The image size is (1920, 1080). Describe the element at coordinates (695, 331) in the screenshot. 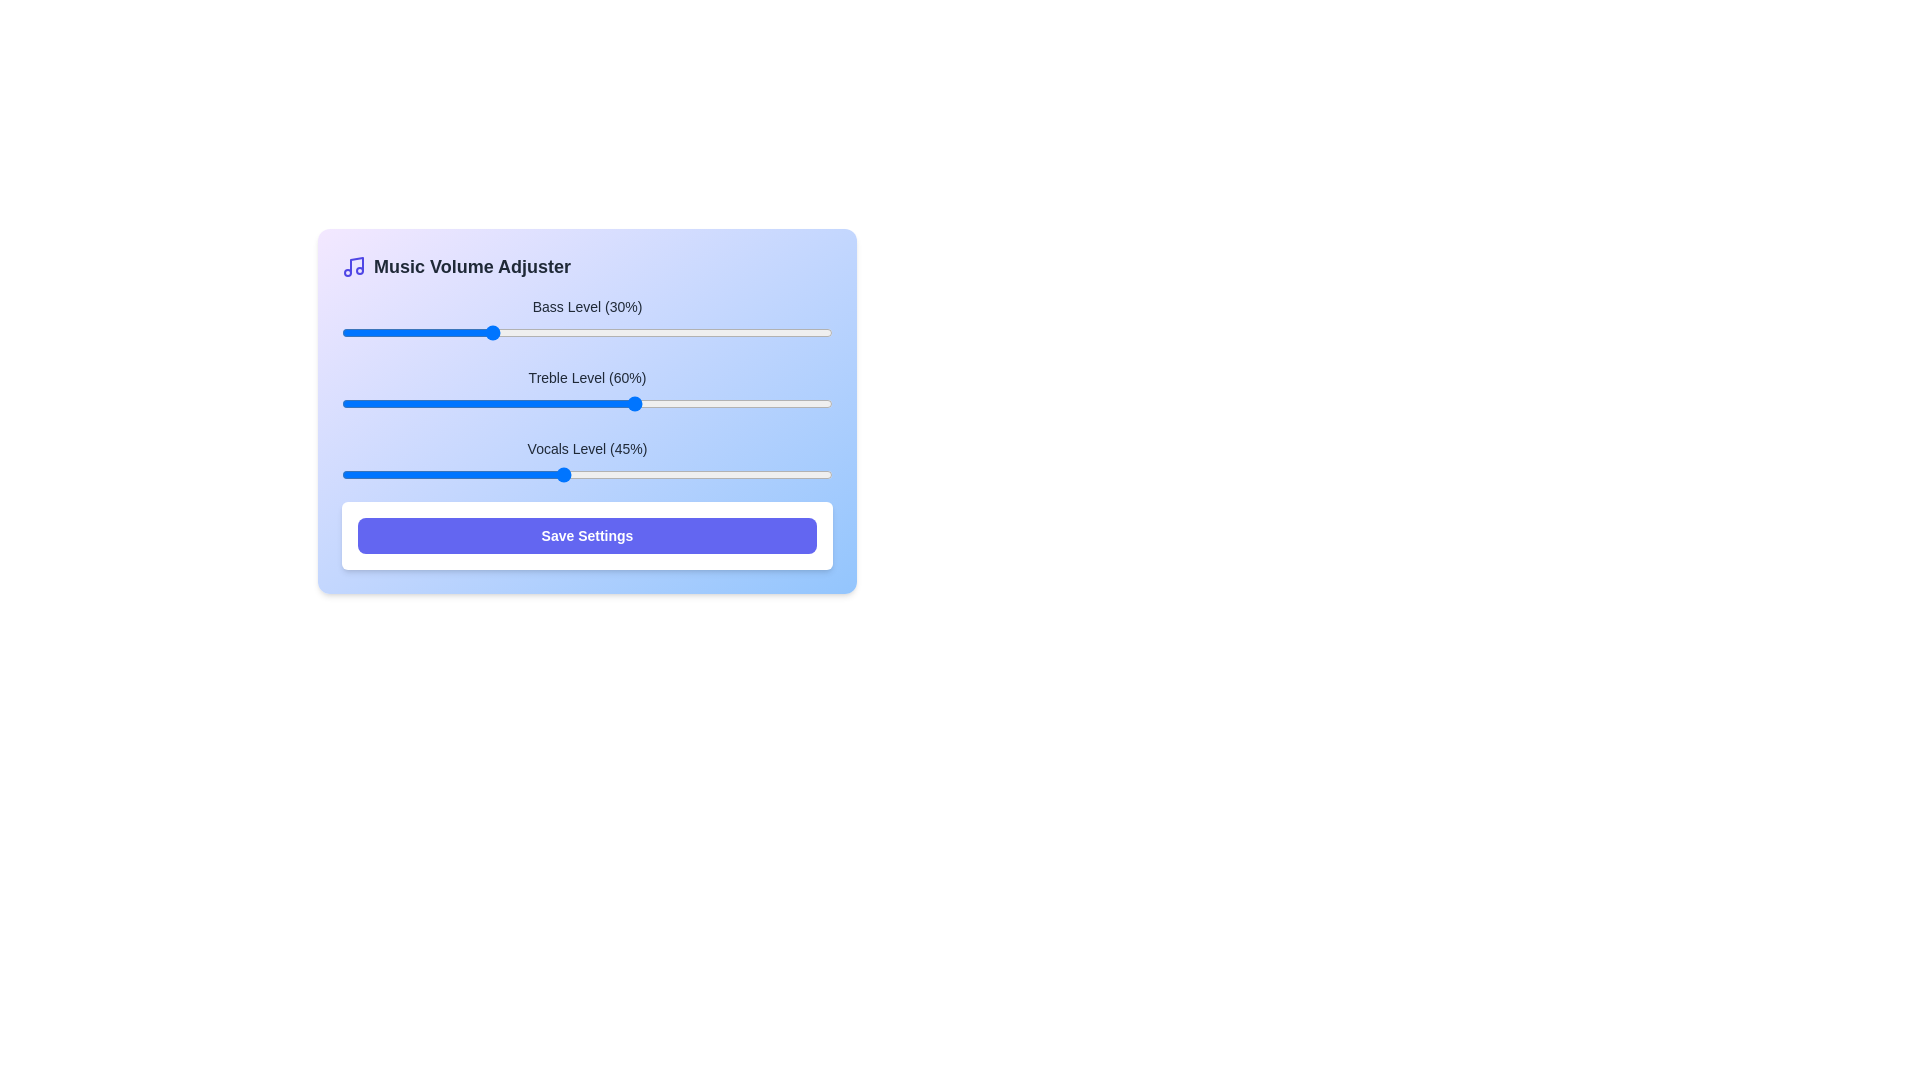

I see `the bass level` at that location.